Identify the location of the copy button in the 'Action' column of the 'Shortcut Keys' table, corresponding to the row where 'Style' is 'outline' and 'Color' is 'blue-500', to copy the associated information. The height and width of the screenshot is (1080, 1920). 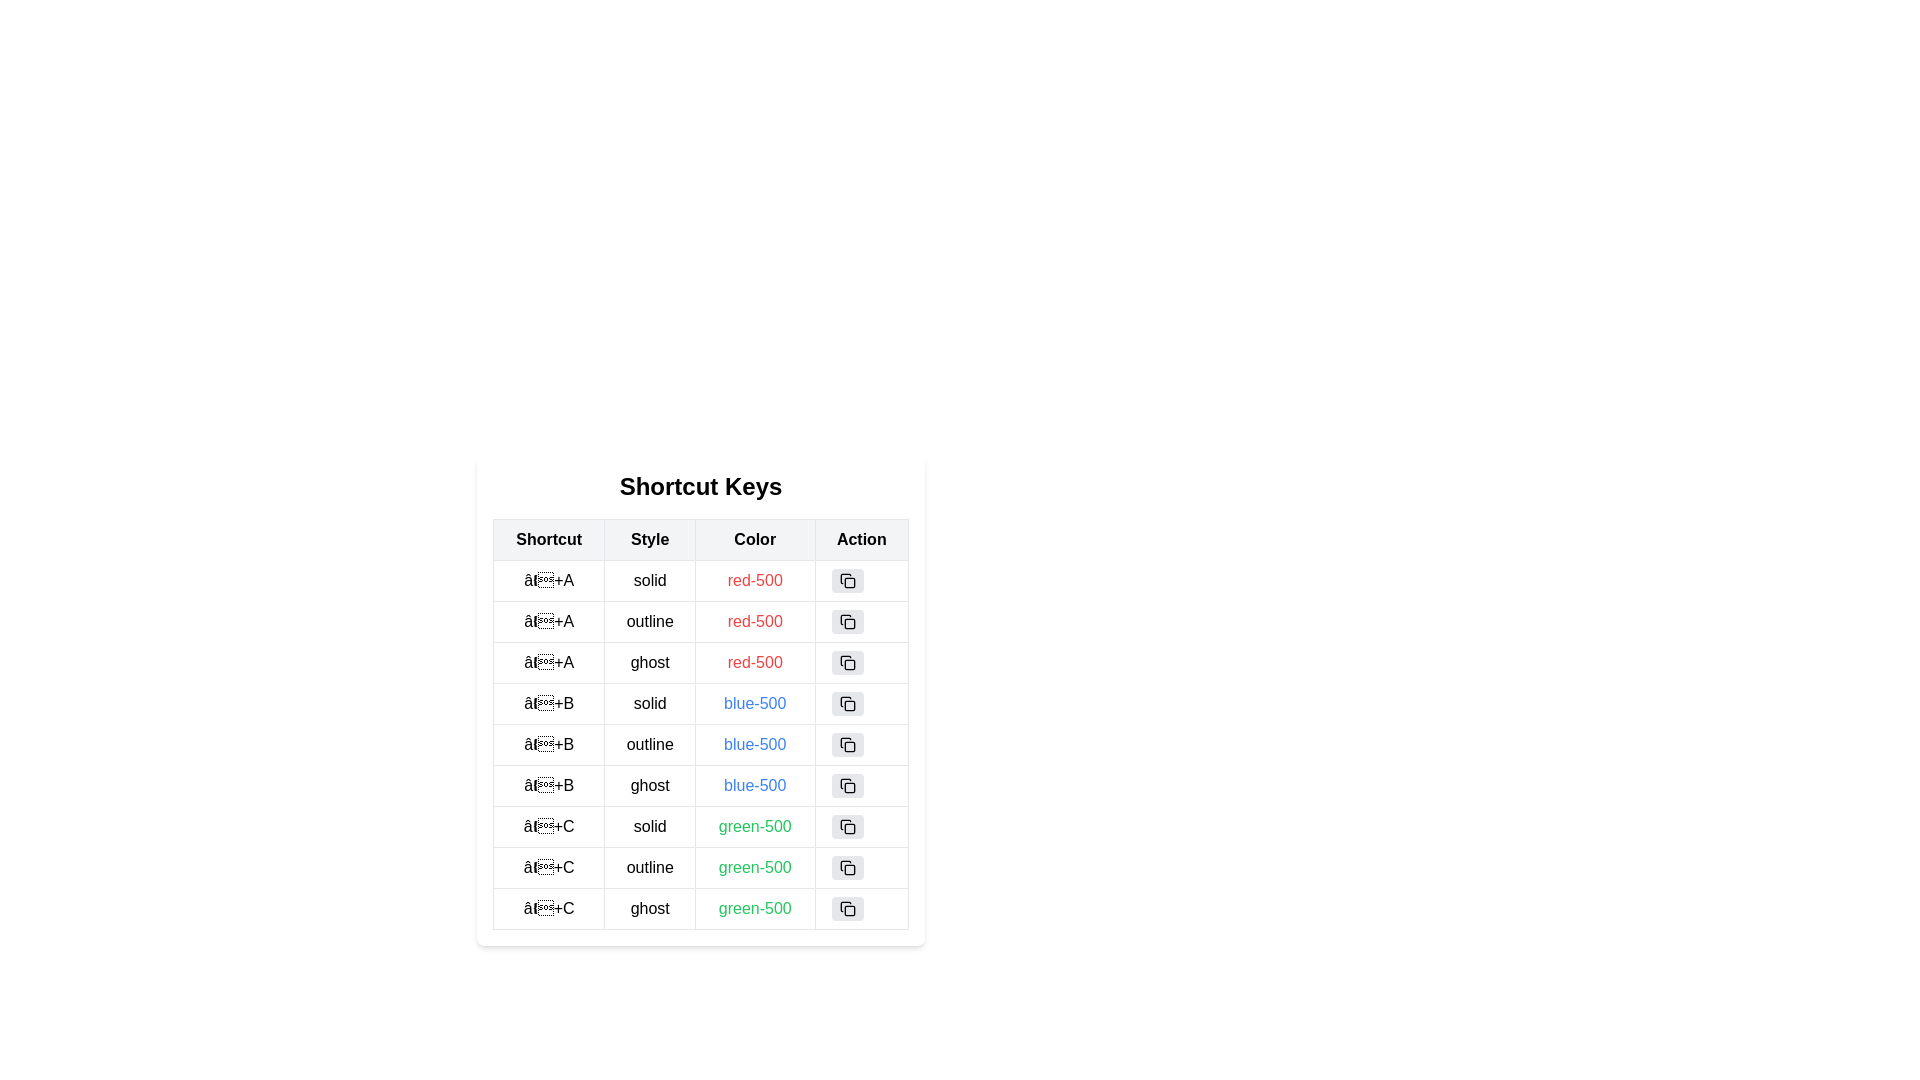
(847, 744).